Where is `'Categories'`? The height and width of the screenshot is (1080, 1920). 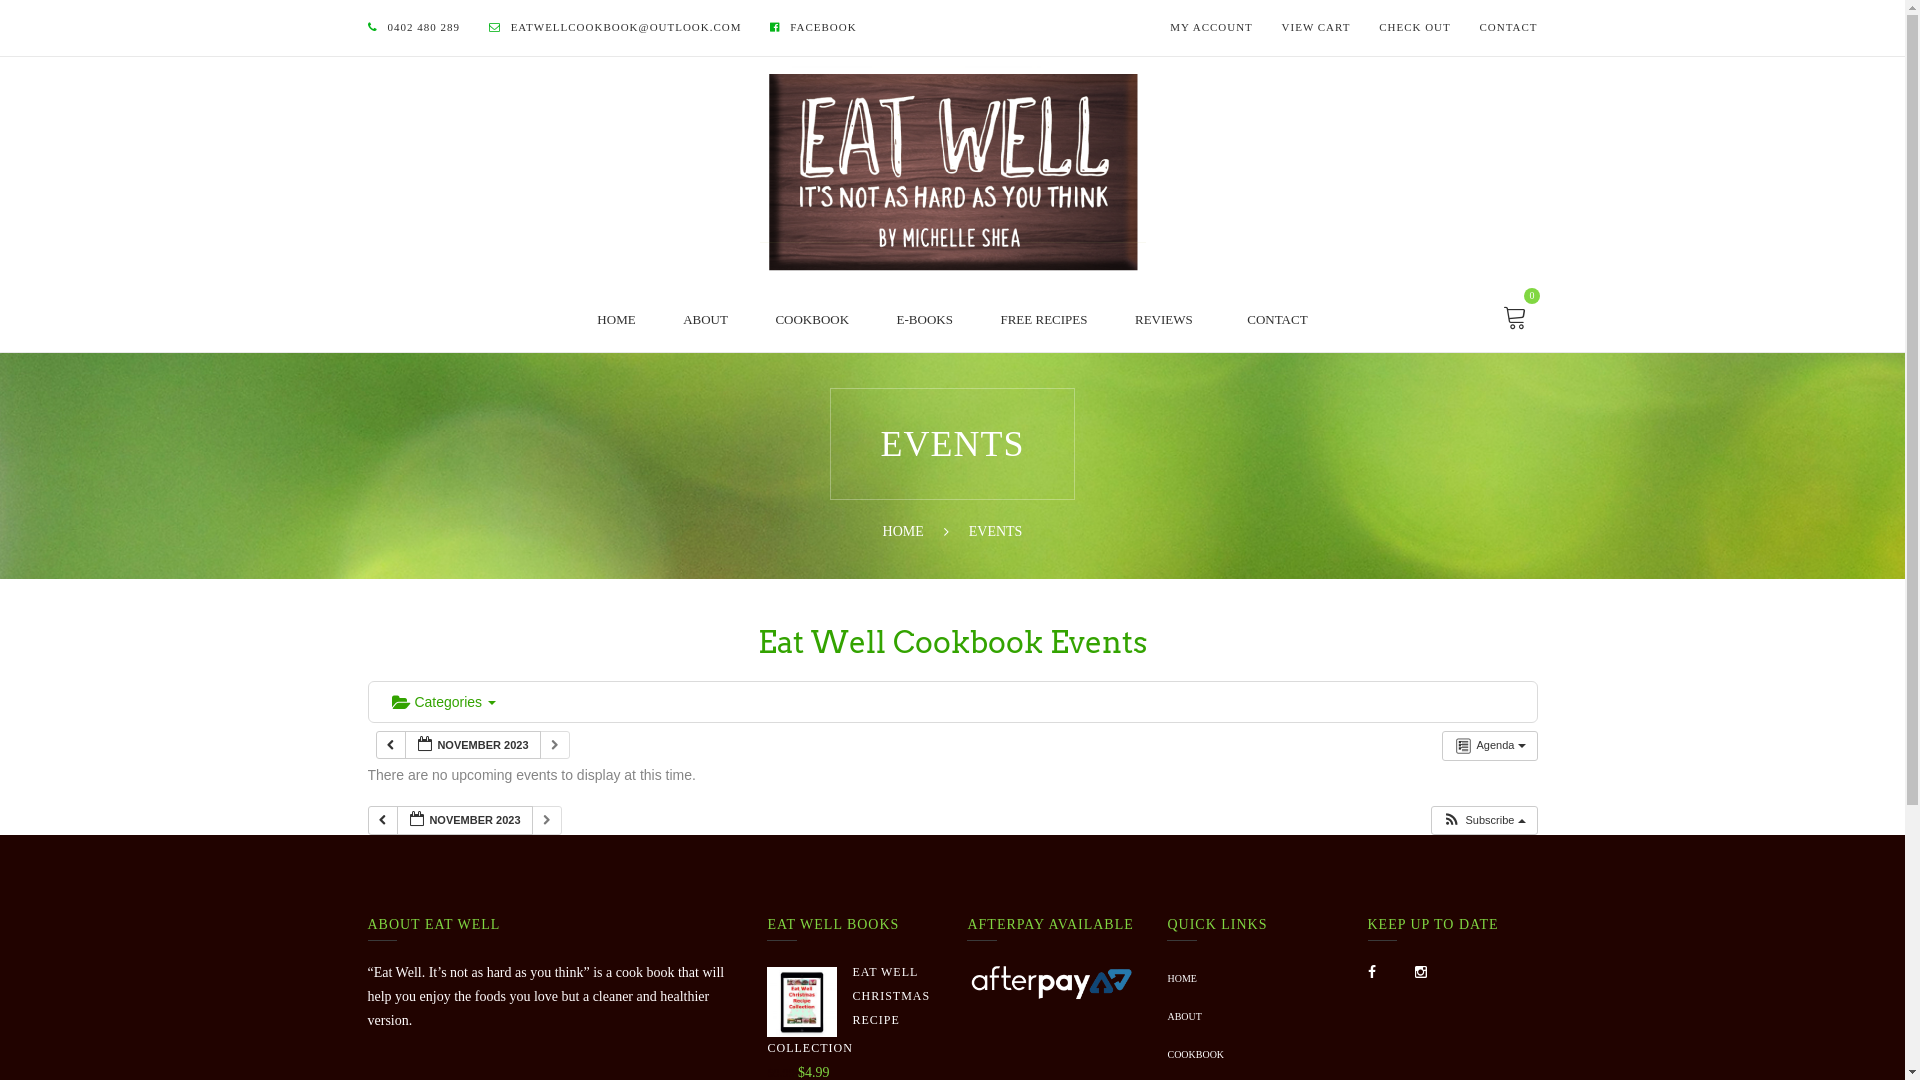 'Categories' is located at coordinates (441, 701).